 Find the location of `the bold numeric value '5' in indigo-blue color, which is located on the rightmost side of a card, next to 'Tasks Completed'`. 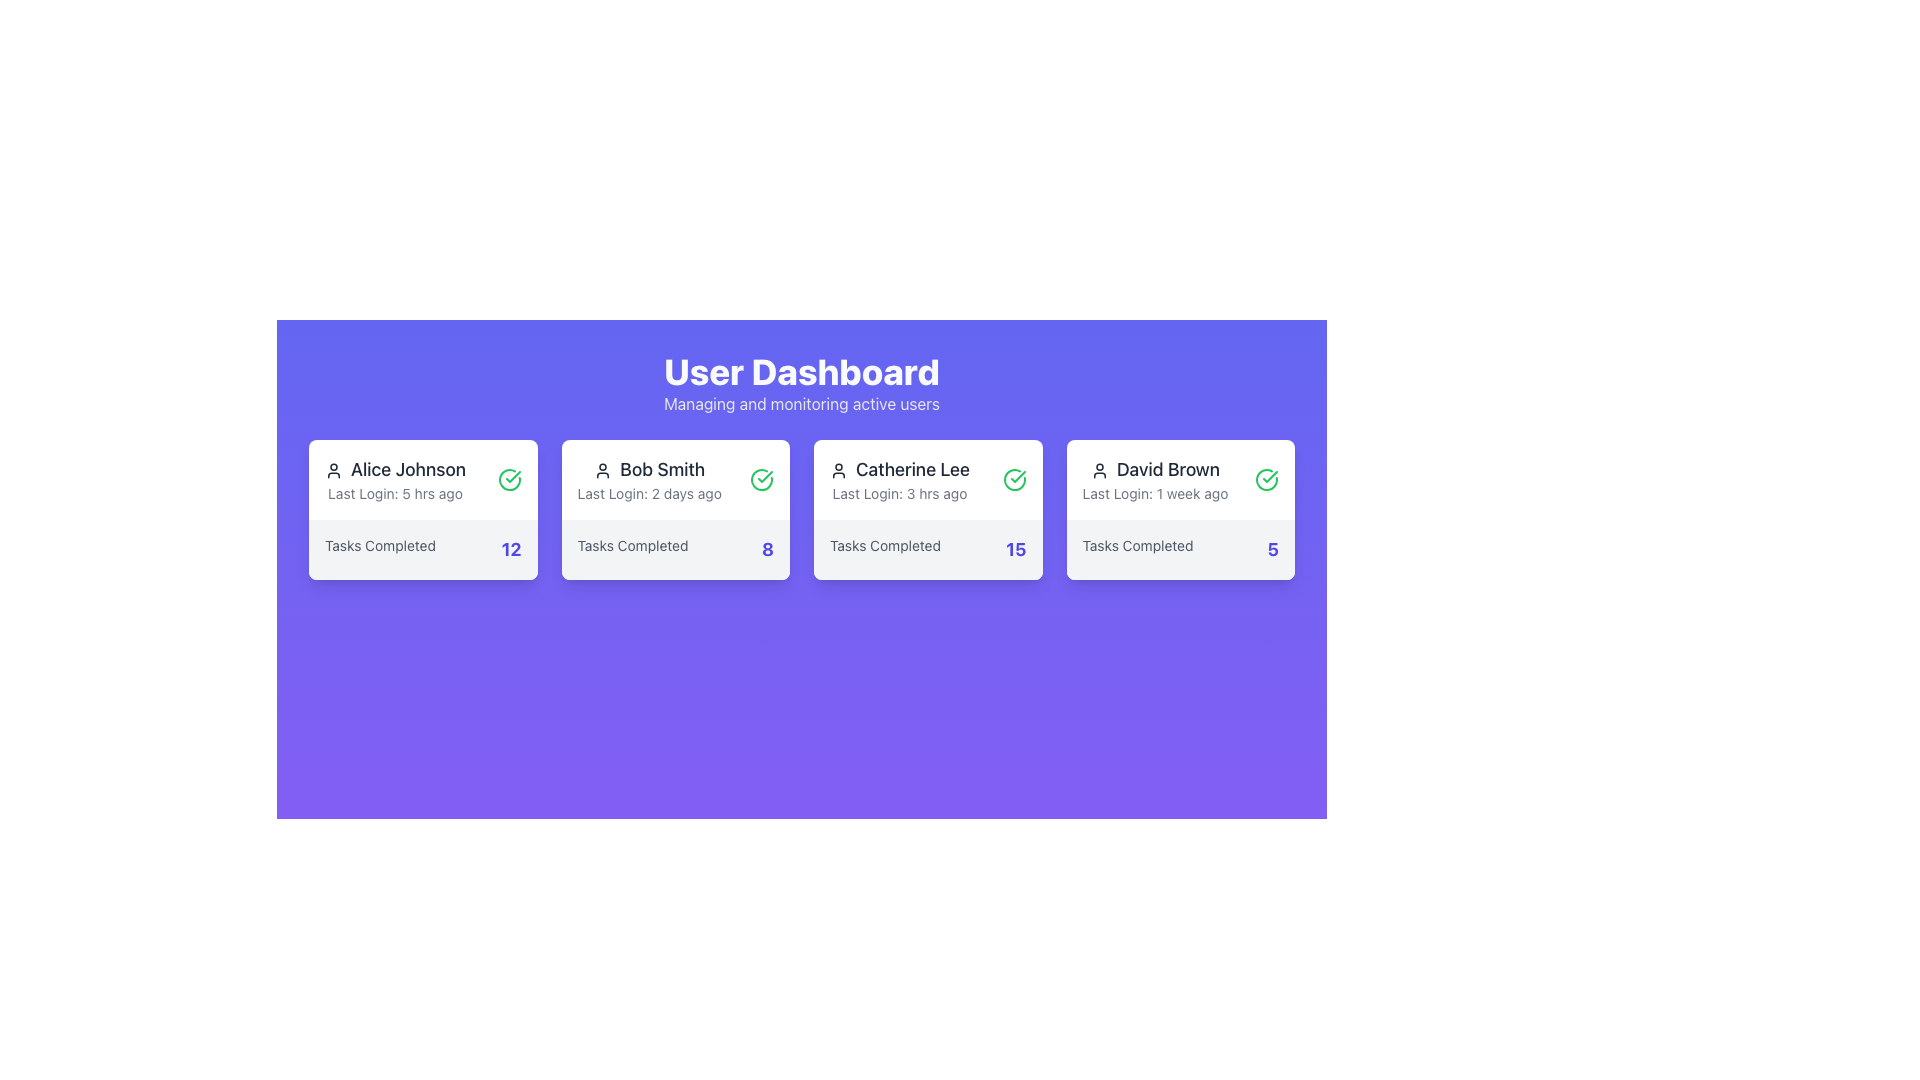

the bold numeric value '5' in indigo-blue color, which is located on the rightmost side of a card, next to 'Tasks Completed' is located at coordinates (1272, 550).